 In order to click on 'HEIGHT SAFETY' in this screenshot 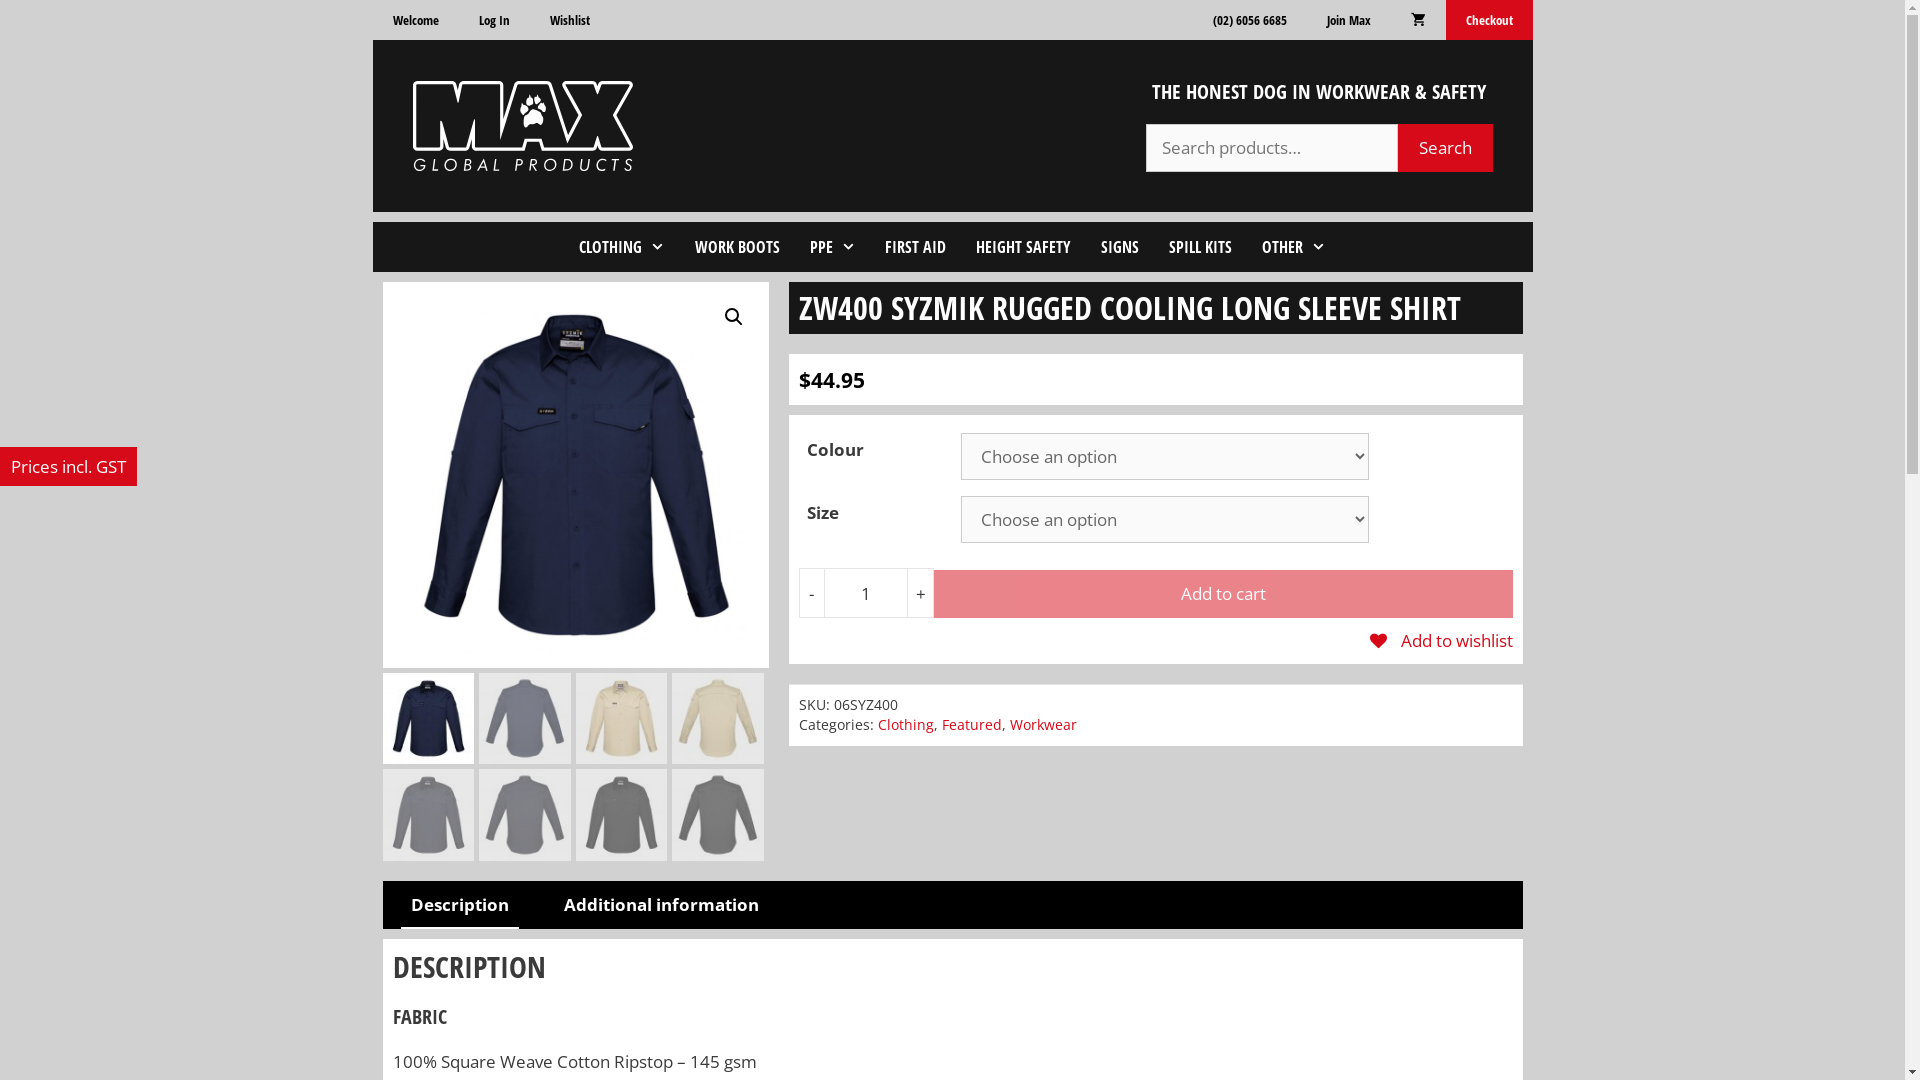, I will do `click(1023, 245)`.